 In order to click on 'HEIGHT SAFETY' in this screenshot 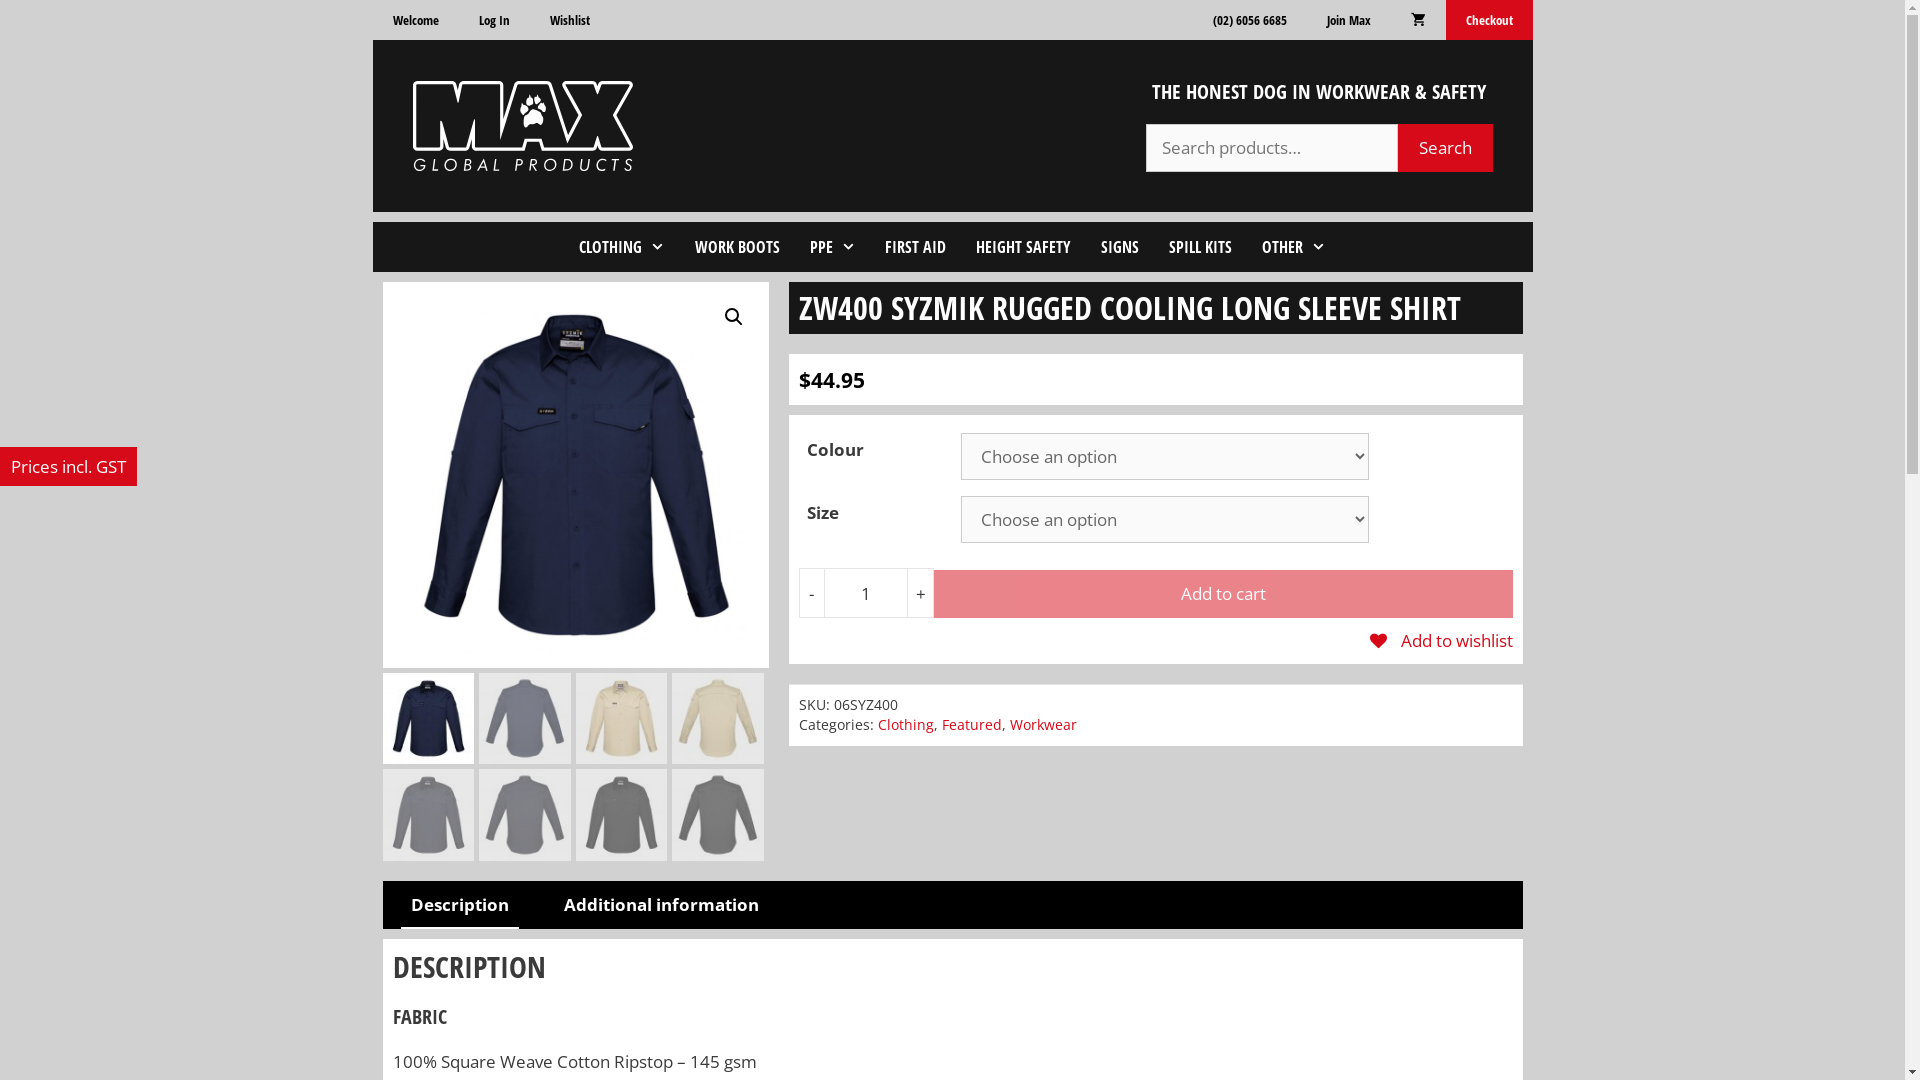, I will do `click(1023, 245)`.